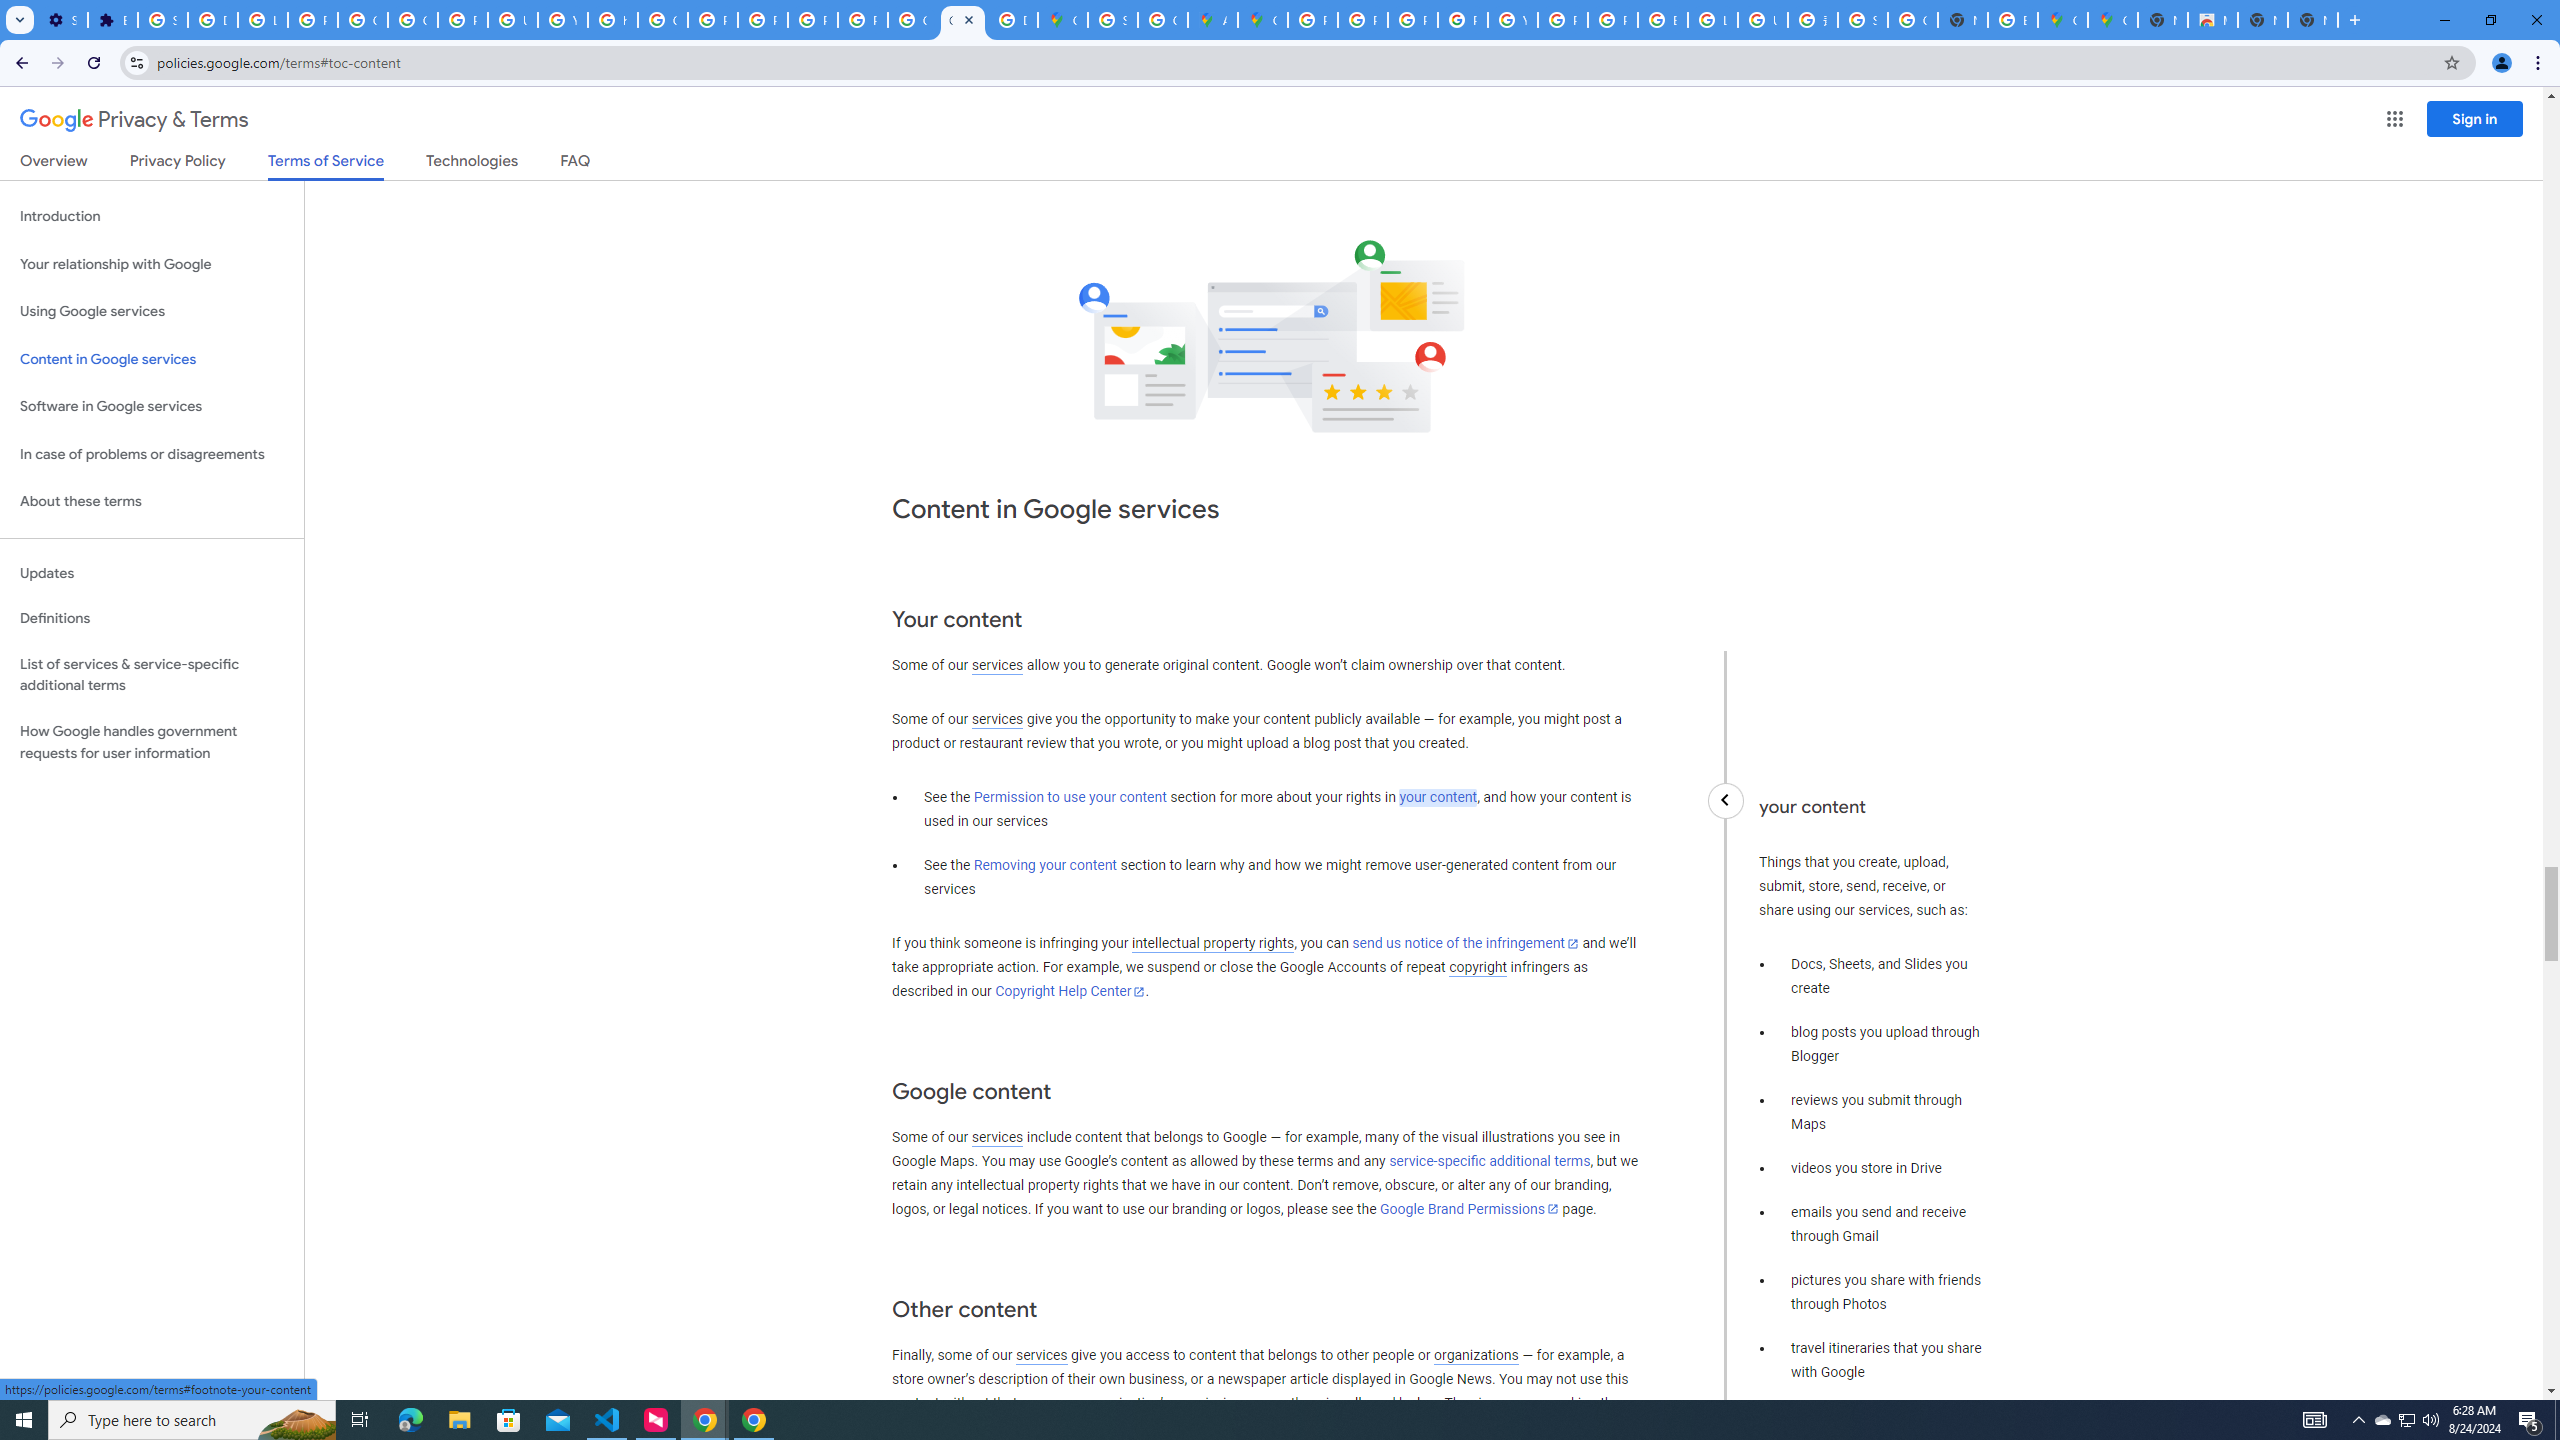 The image size is (2560, 1440). Describe the element at coordinates (1071, 991) in the screenshot. I see `'Copyright Help Center'` at that location.